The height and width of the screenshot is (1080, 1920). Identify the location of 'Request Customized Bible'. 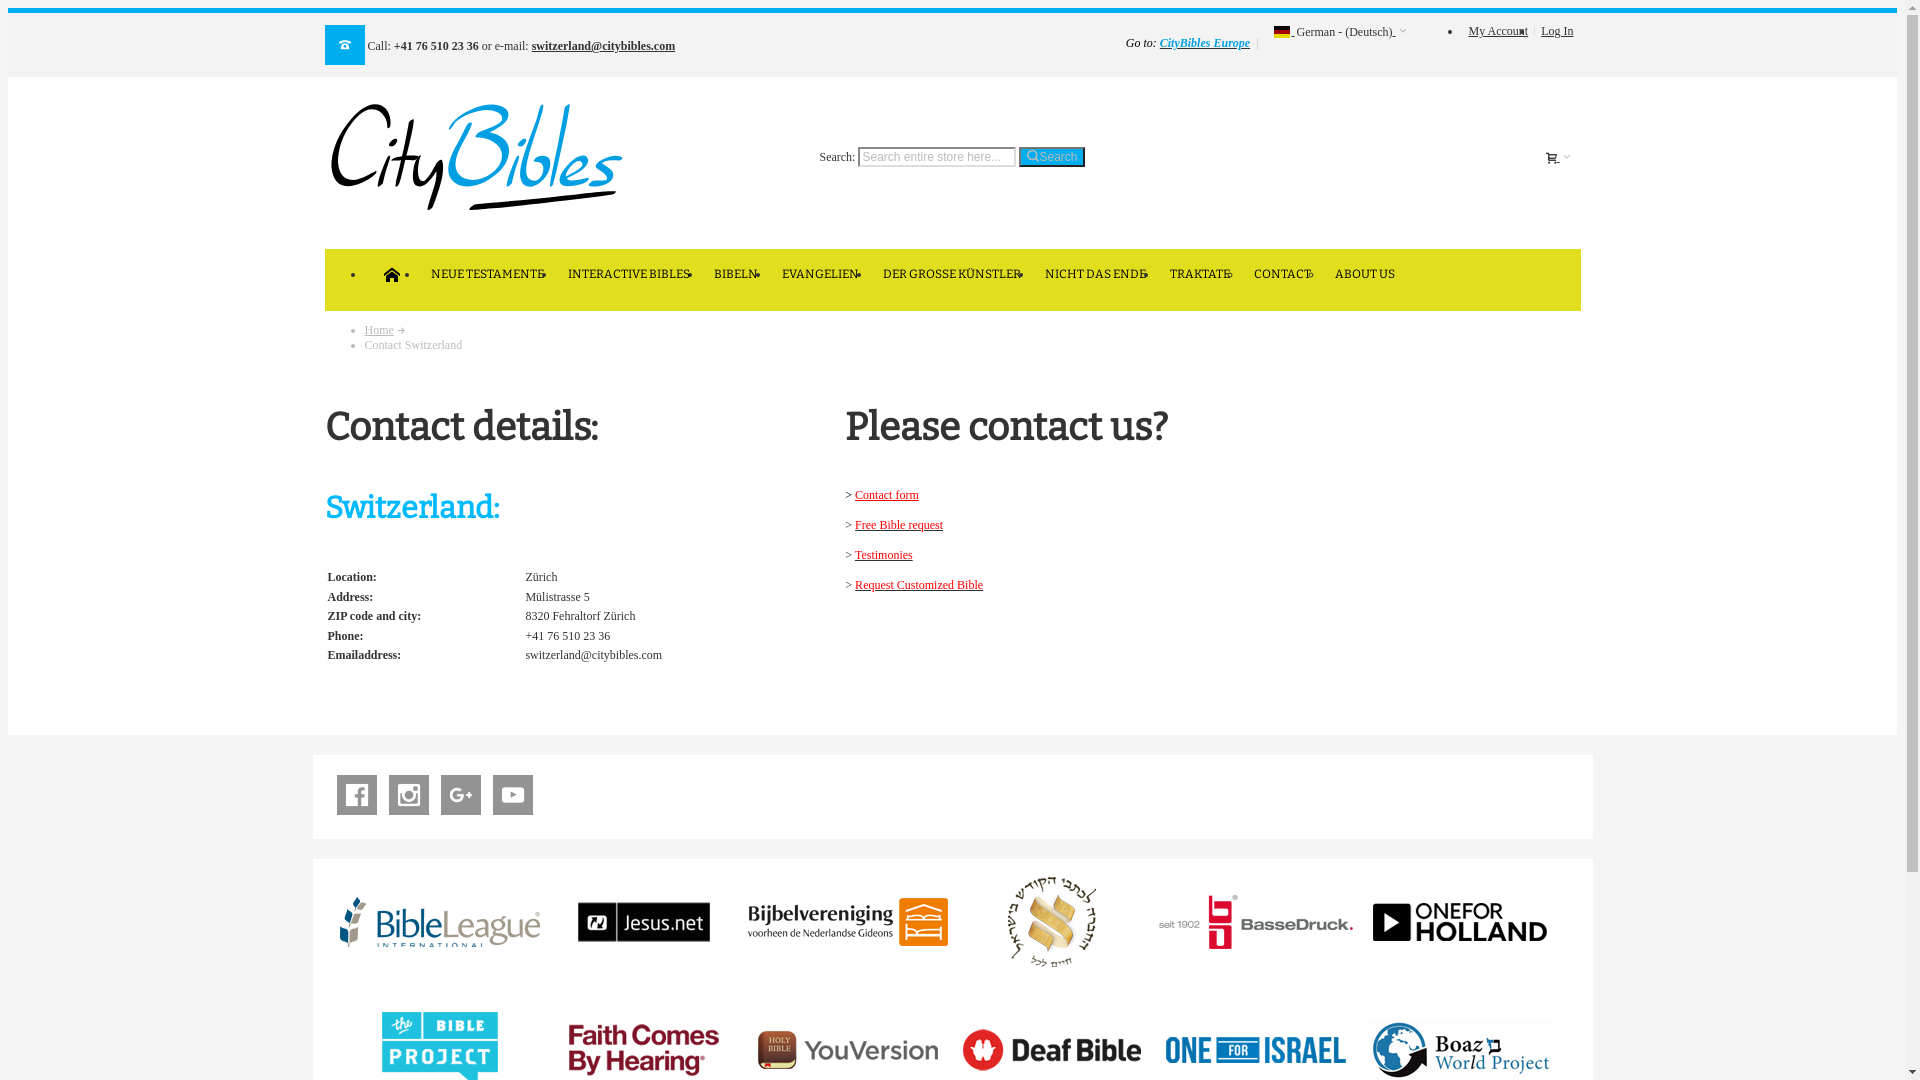
(917, 585).